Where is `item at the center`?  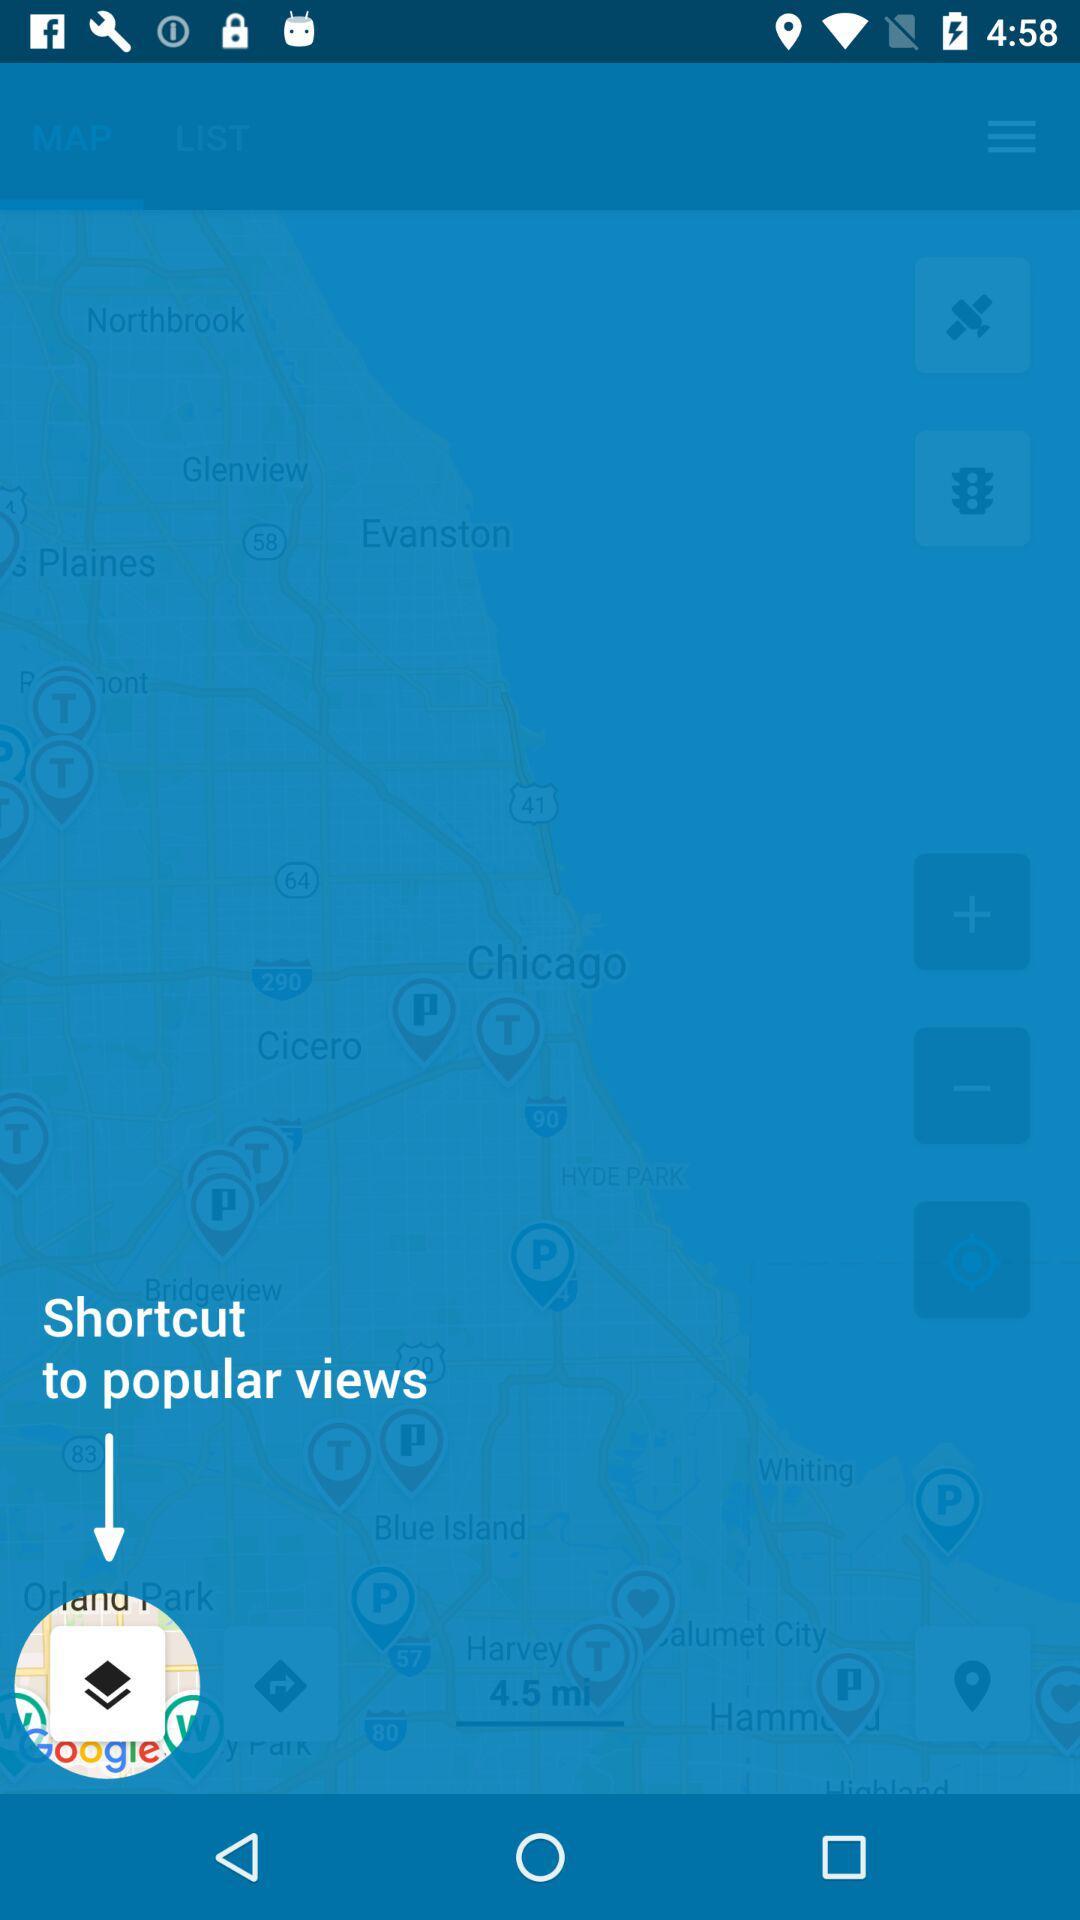 item at the center is located at coordinates (540, 1002).